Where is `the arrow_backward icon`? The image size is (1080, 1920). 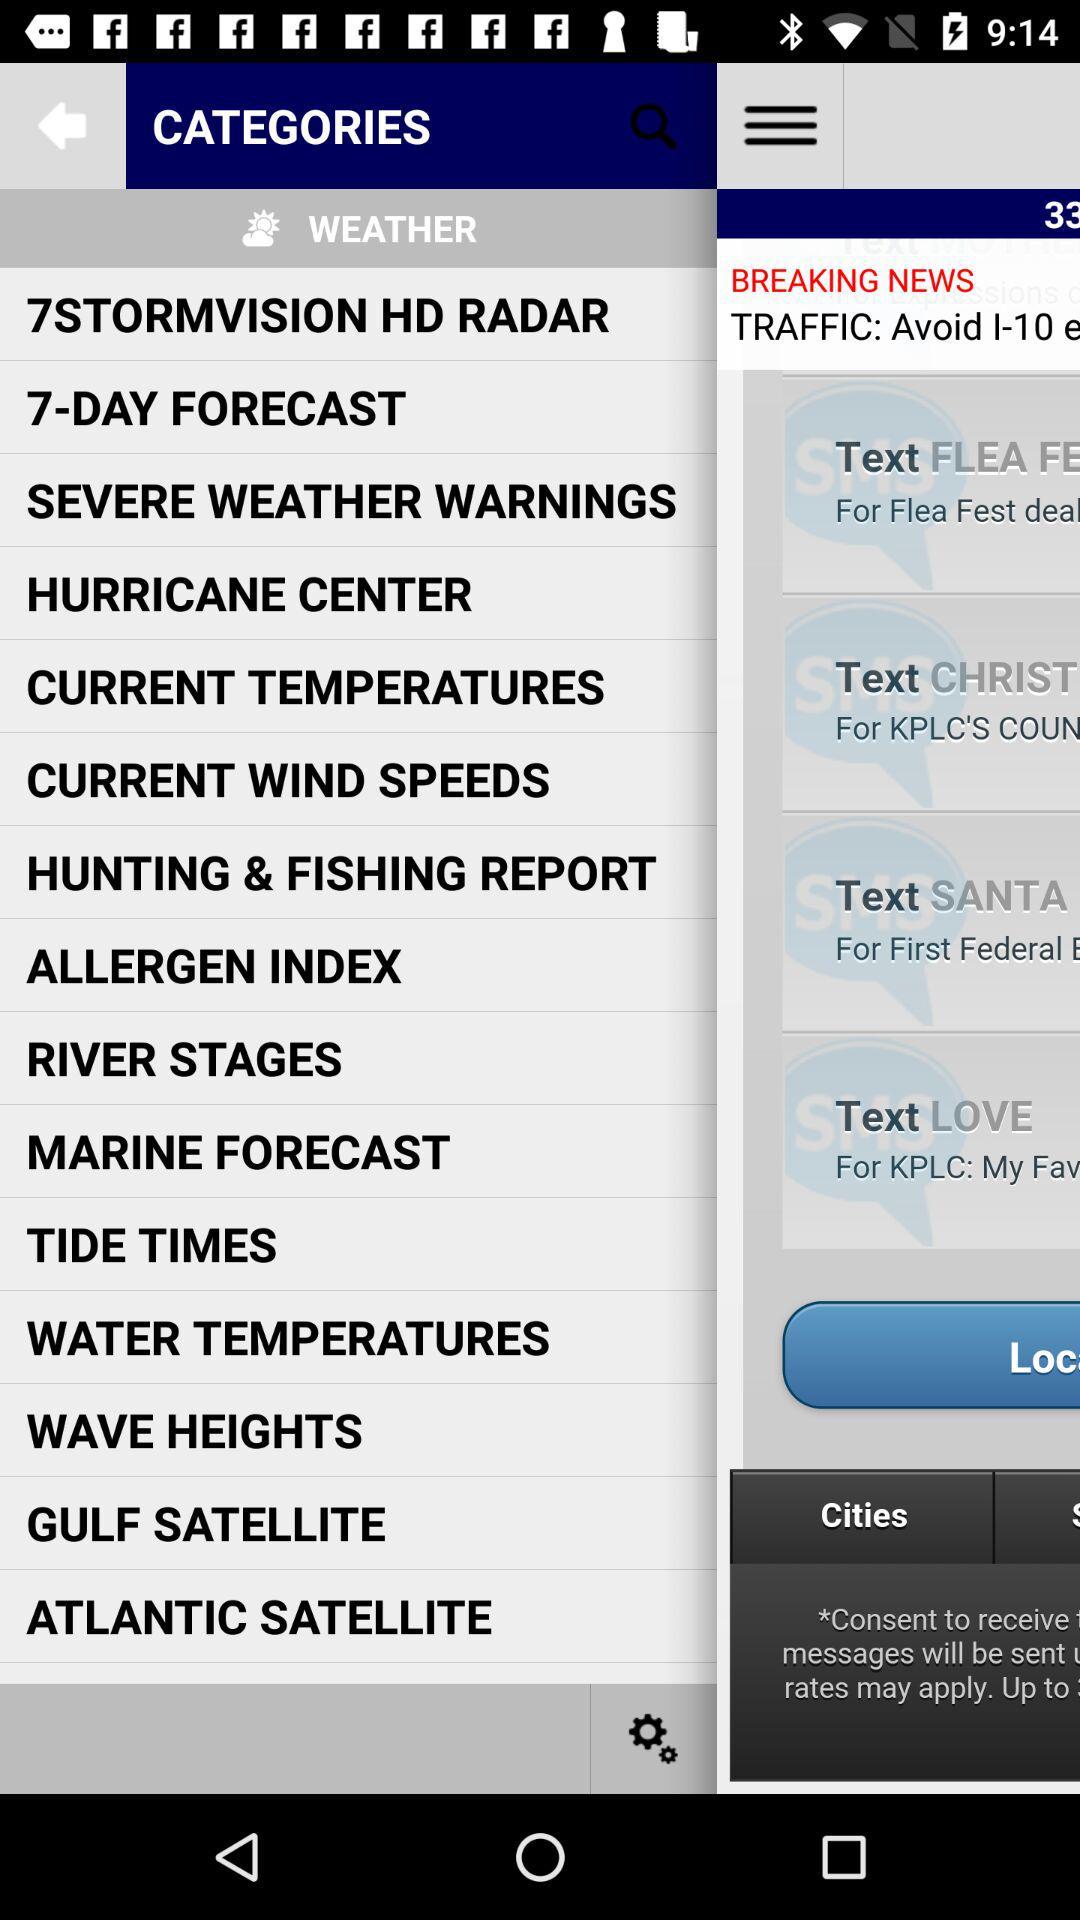
the arrow_backward icon is located at coordinates (61, 124).